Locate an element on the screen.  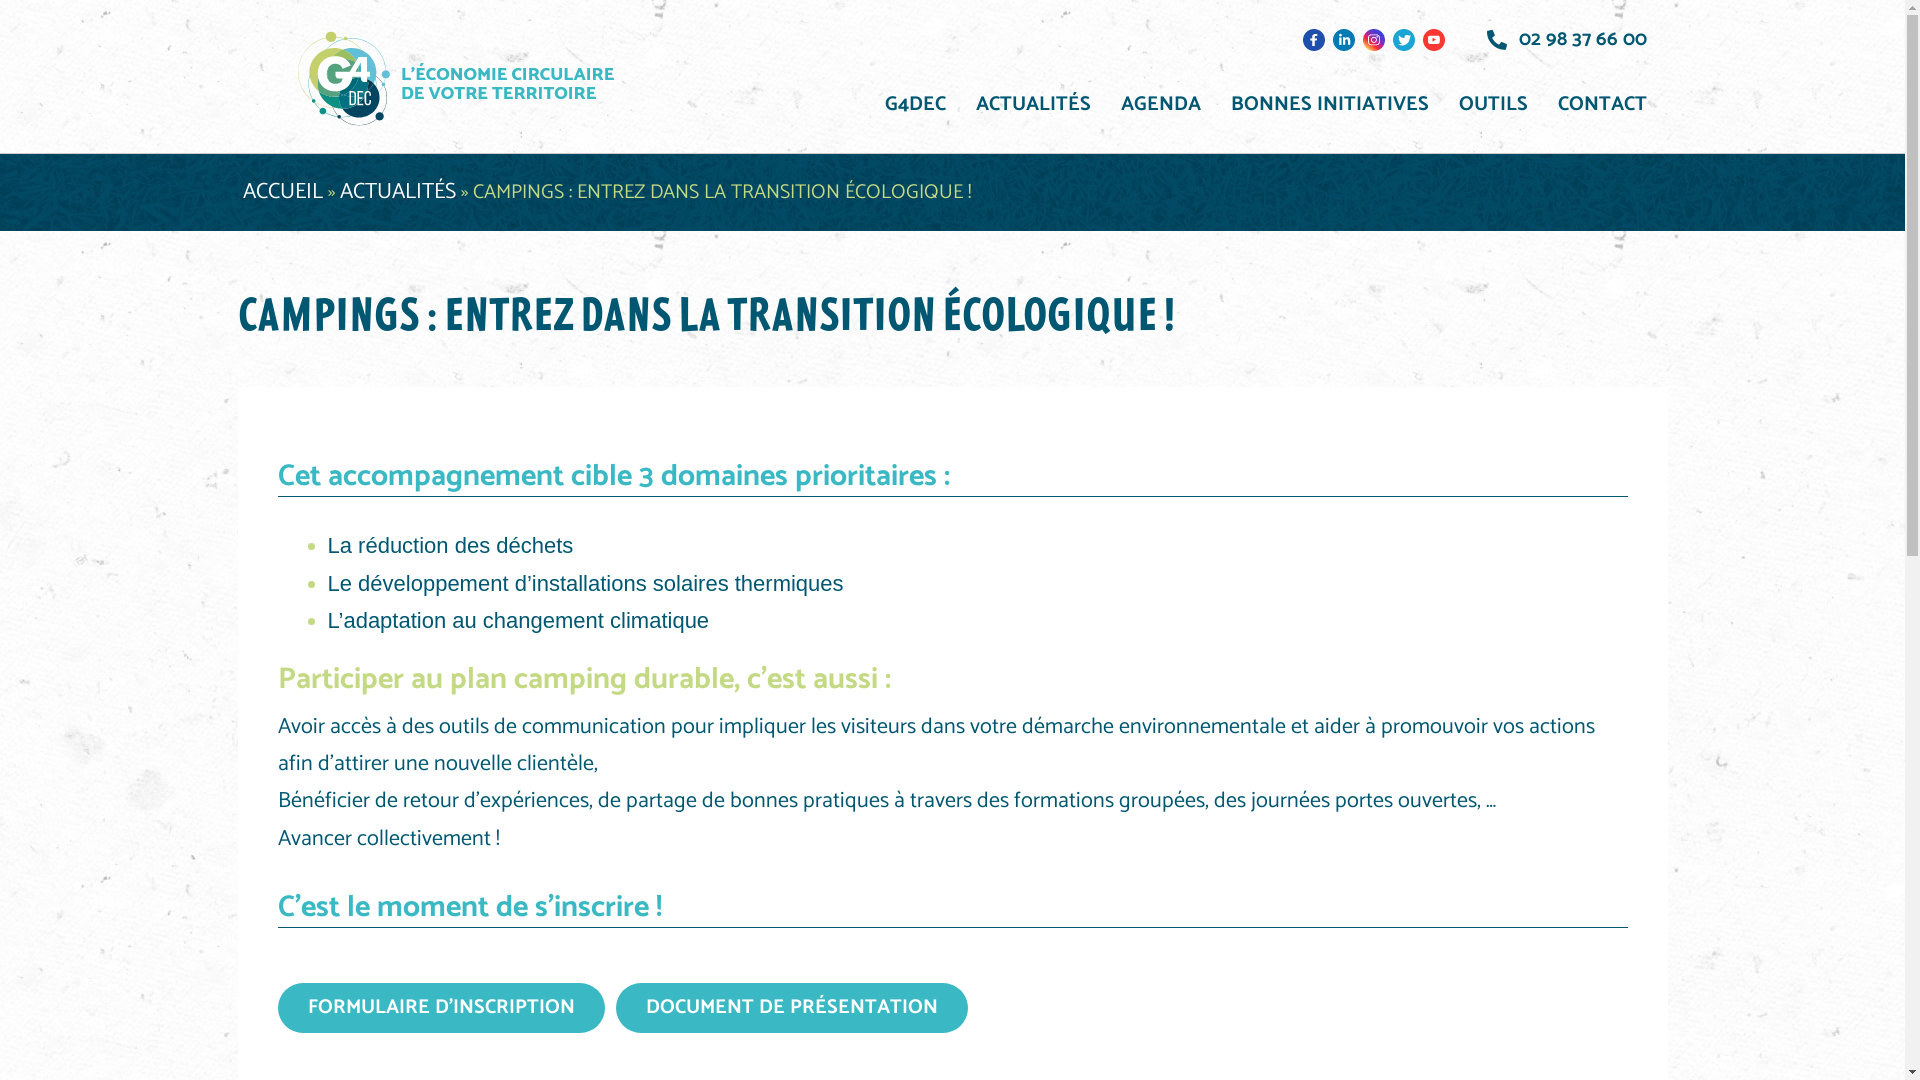
'BONNES INITIATIVES' is located at coordinates (1329, 104).